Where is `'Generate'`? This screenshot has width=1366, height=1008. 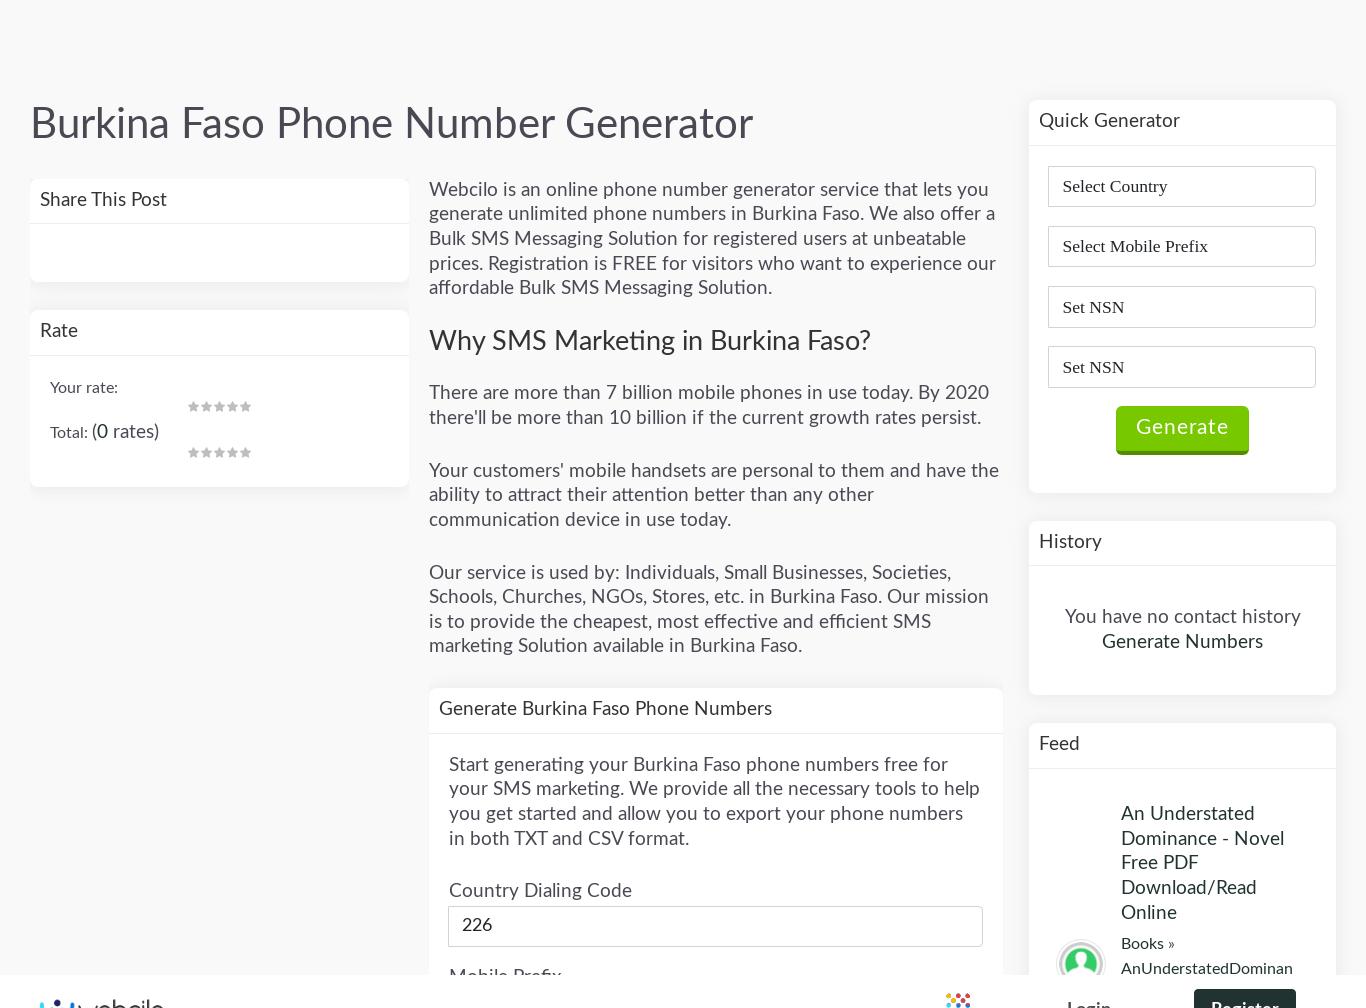 'Generate' is located at coordinates (514, 267).